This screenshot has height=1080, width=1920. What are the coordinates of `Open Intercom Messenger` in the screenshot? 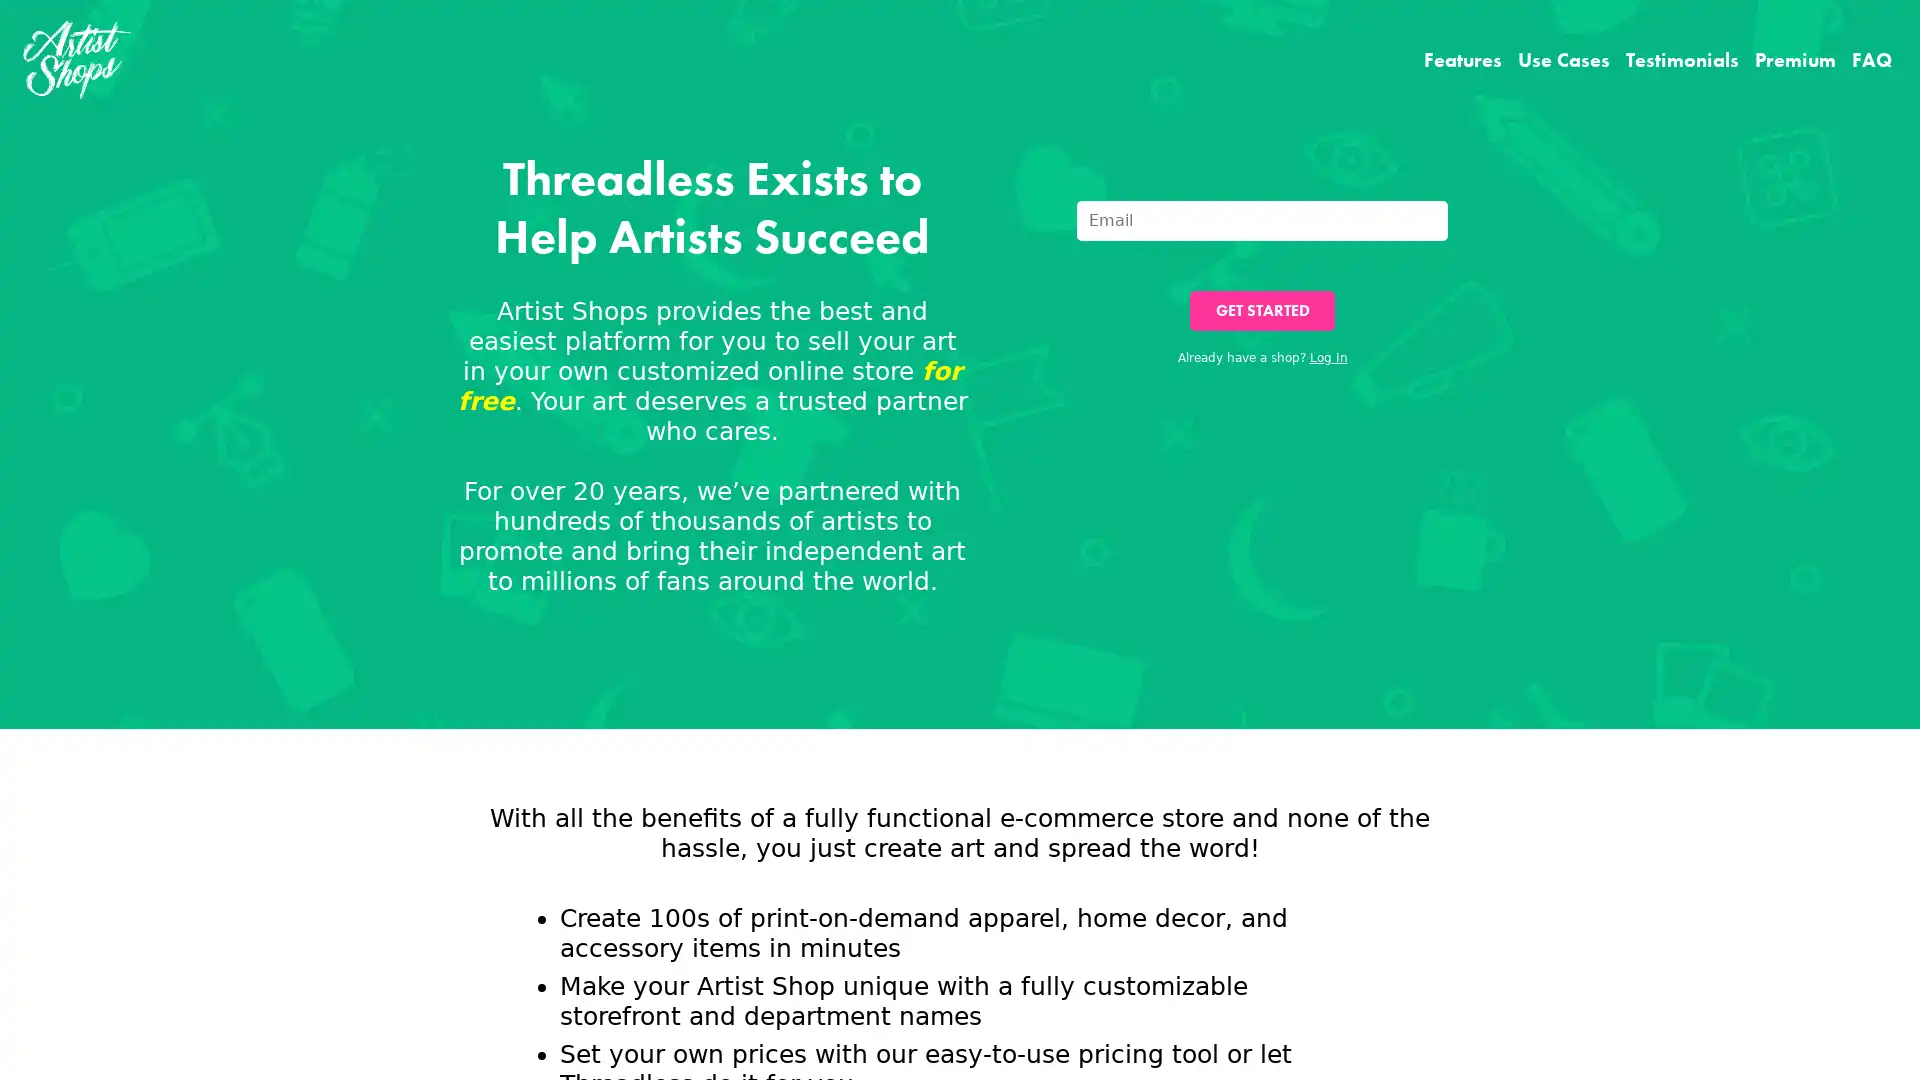 It's located at (1869, 1029).